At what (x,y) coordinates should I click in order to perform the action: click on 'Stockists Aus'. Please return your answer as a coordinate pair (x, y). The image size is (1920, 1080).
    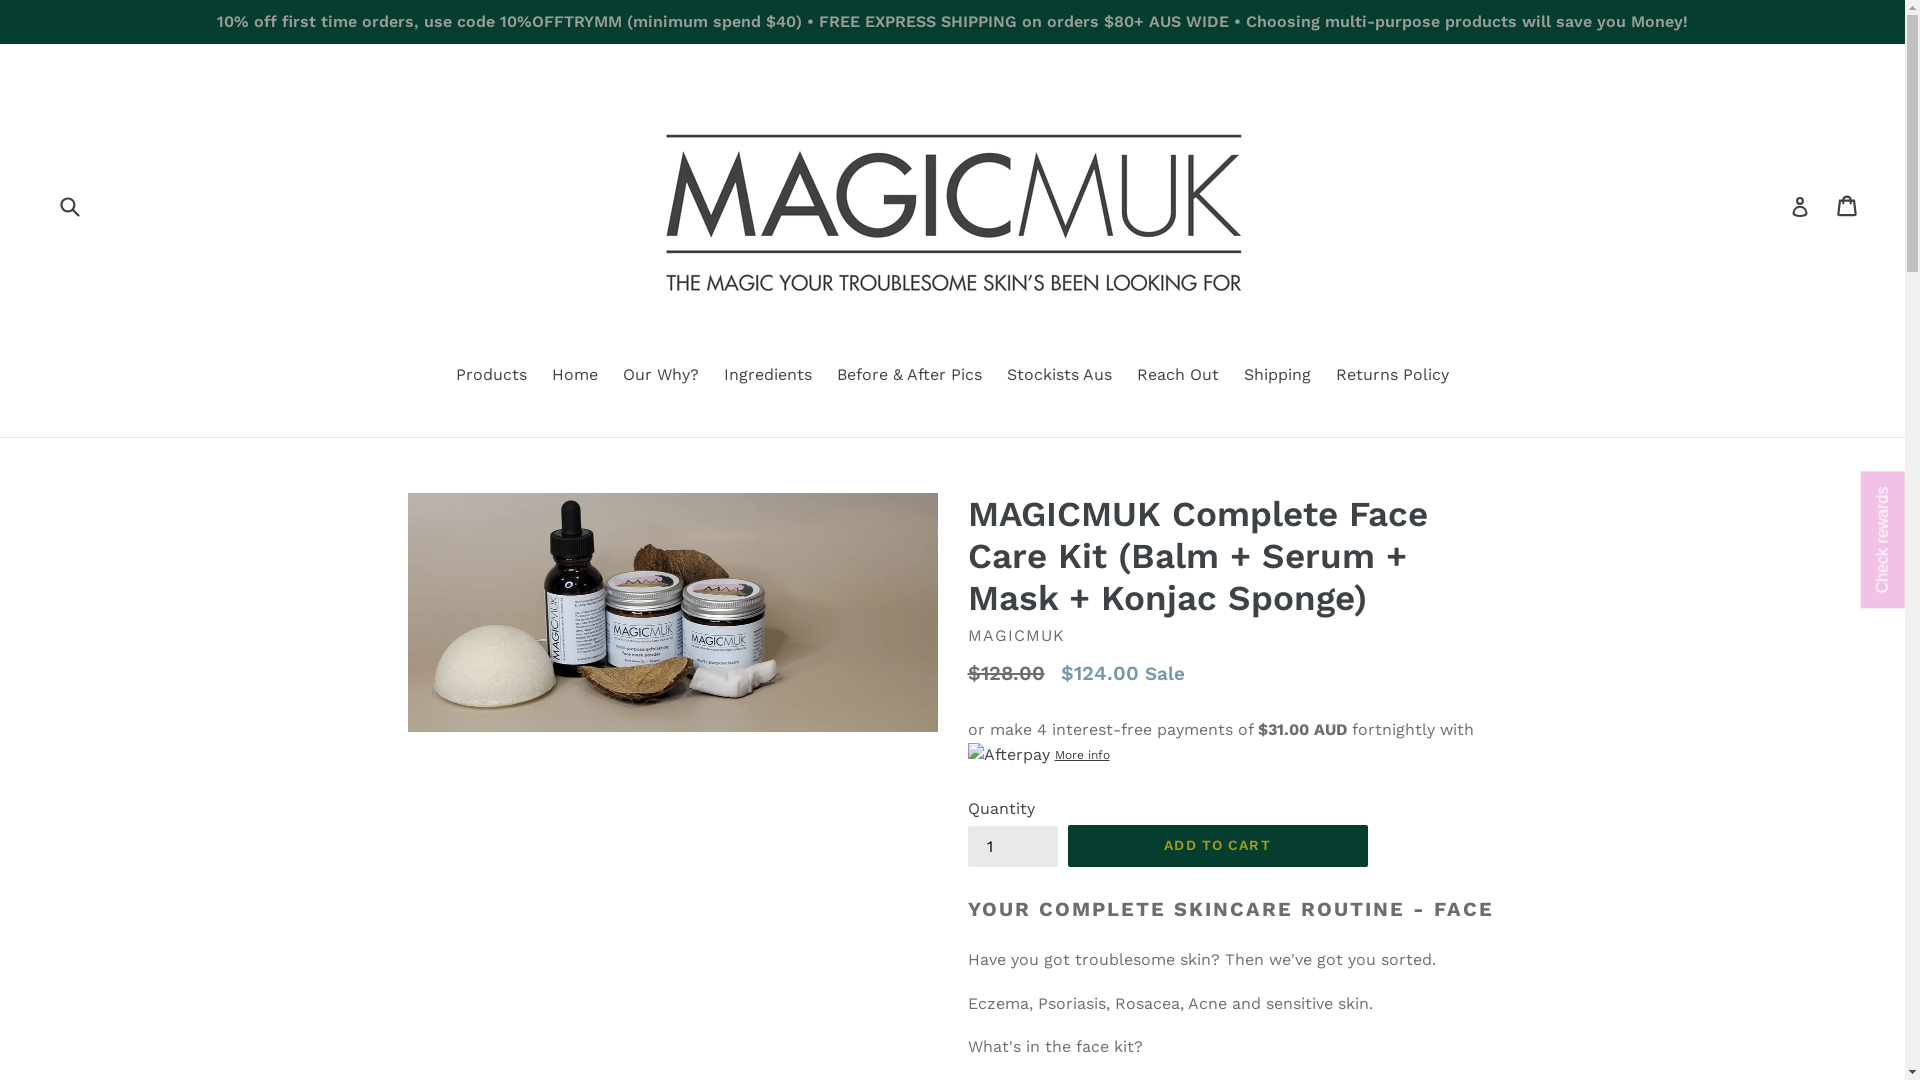
    Looking at the image, I should click on (1058, 376).